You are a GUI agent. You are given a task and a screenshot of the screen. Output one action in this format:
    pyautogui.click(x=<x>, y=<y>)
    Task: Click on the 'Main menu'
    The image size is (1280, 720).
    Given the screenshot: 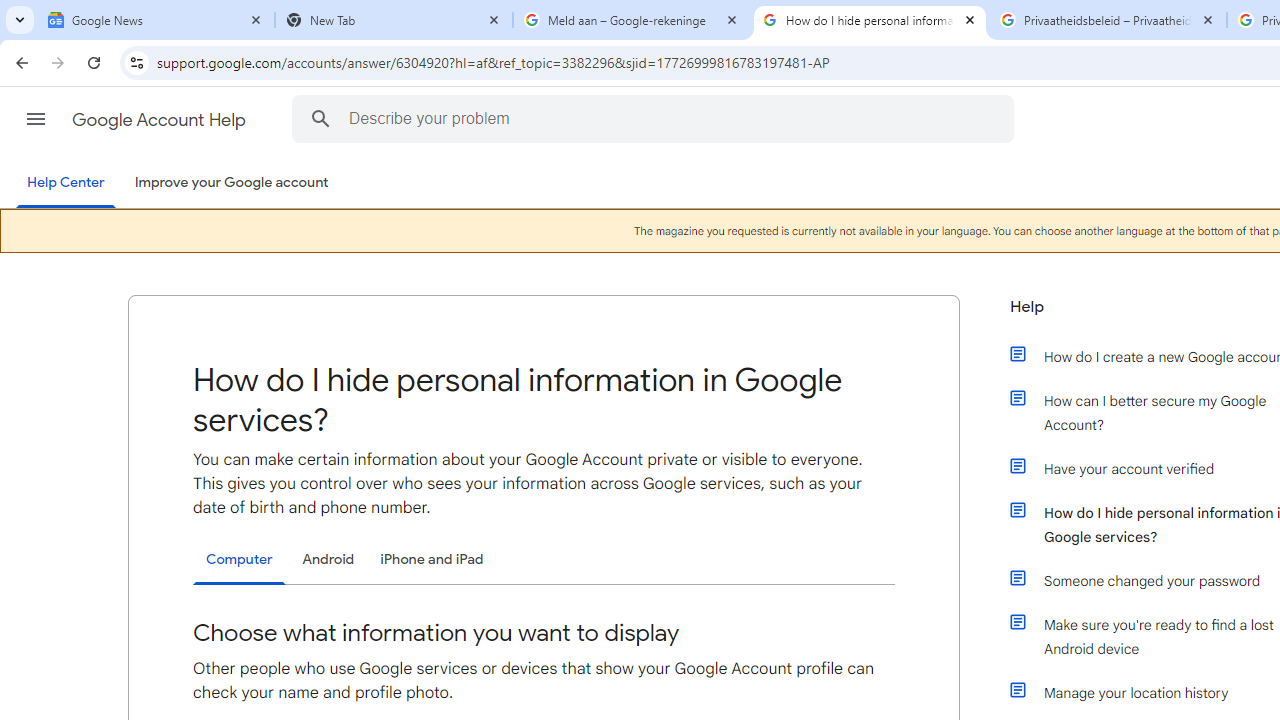 What is the action you would take?
    pyautogui.click(x=35, y=119)
    